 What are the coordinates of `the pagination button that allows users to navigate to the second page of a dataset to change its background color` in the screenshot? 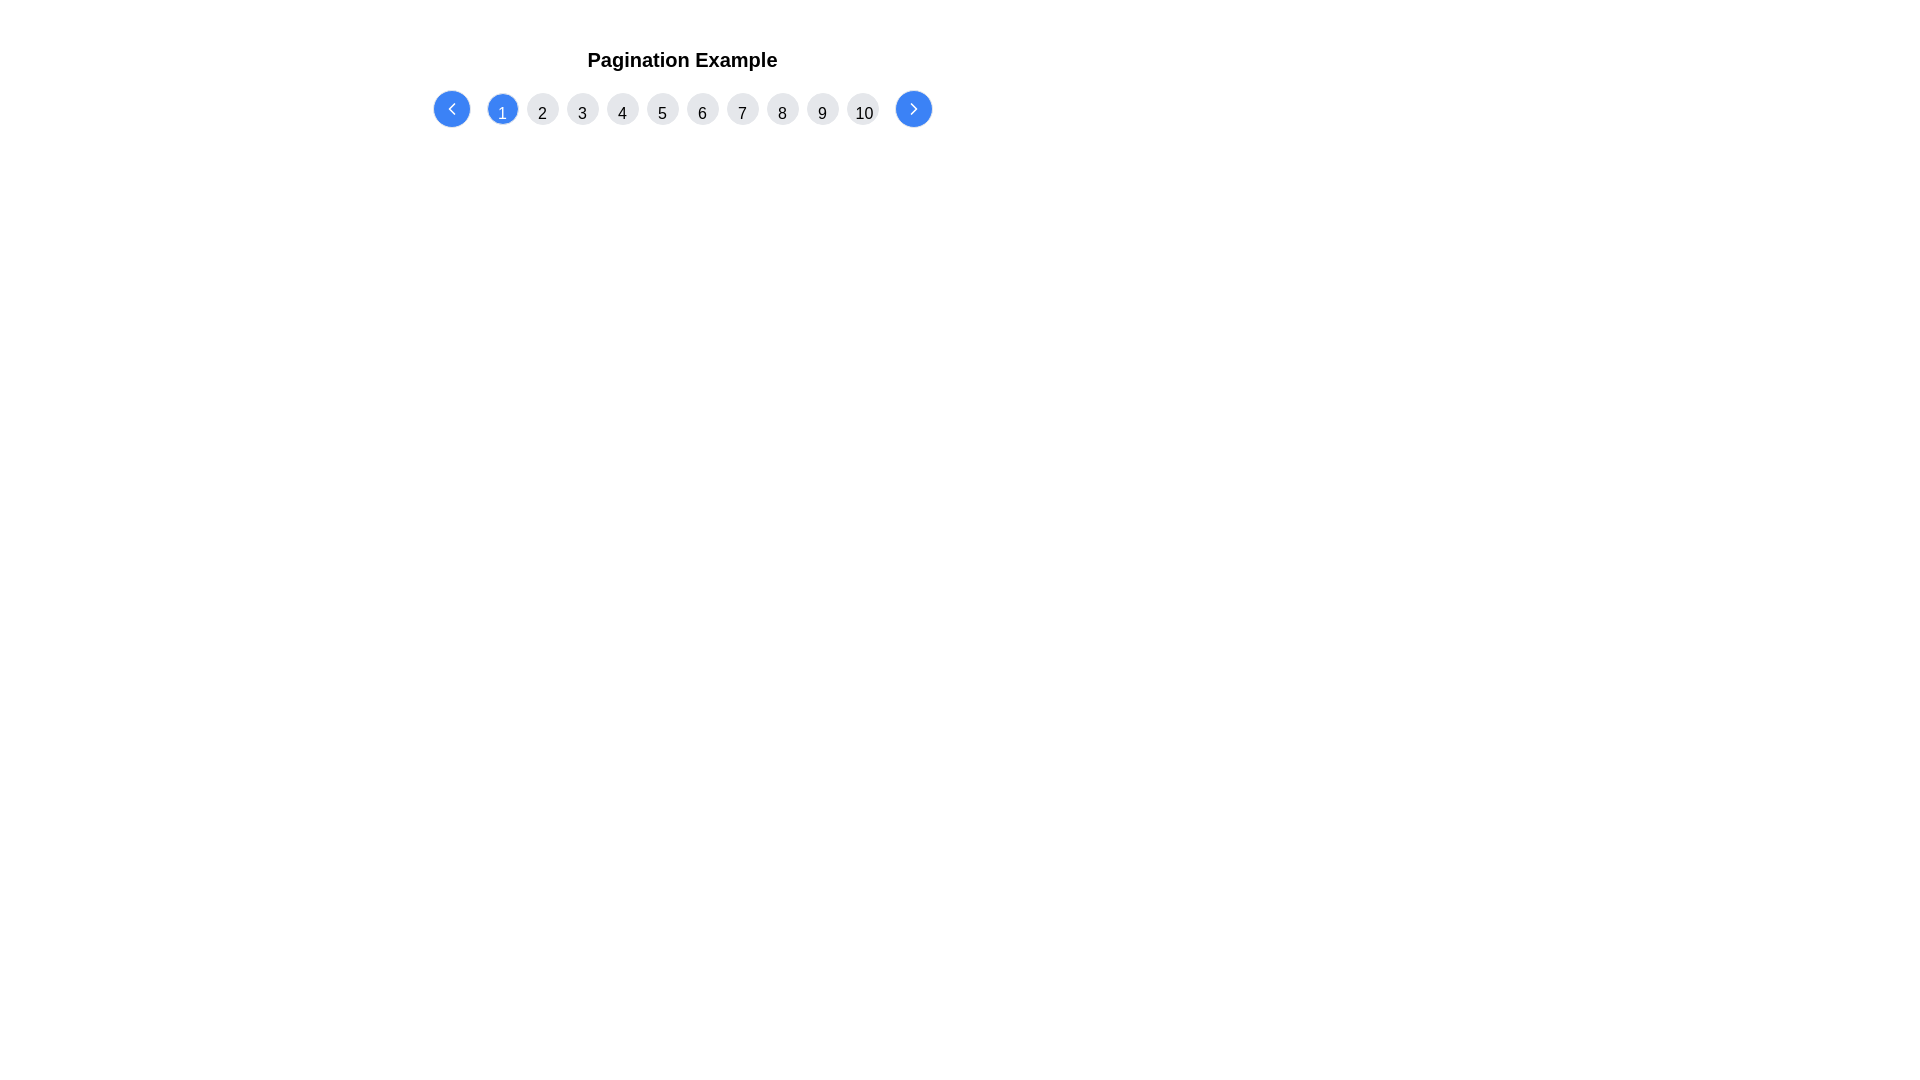 It's located at (542, 108).